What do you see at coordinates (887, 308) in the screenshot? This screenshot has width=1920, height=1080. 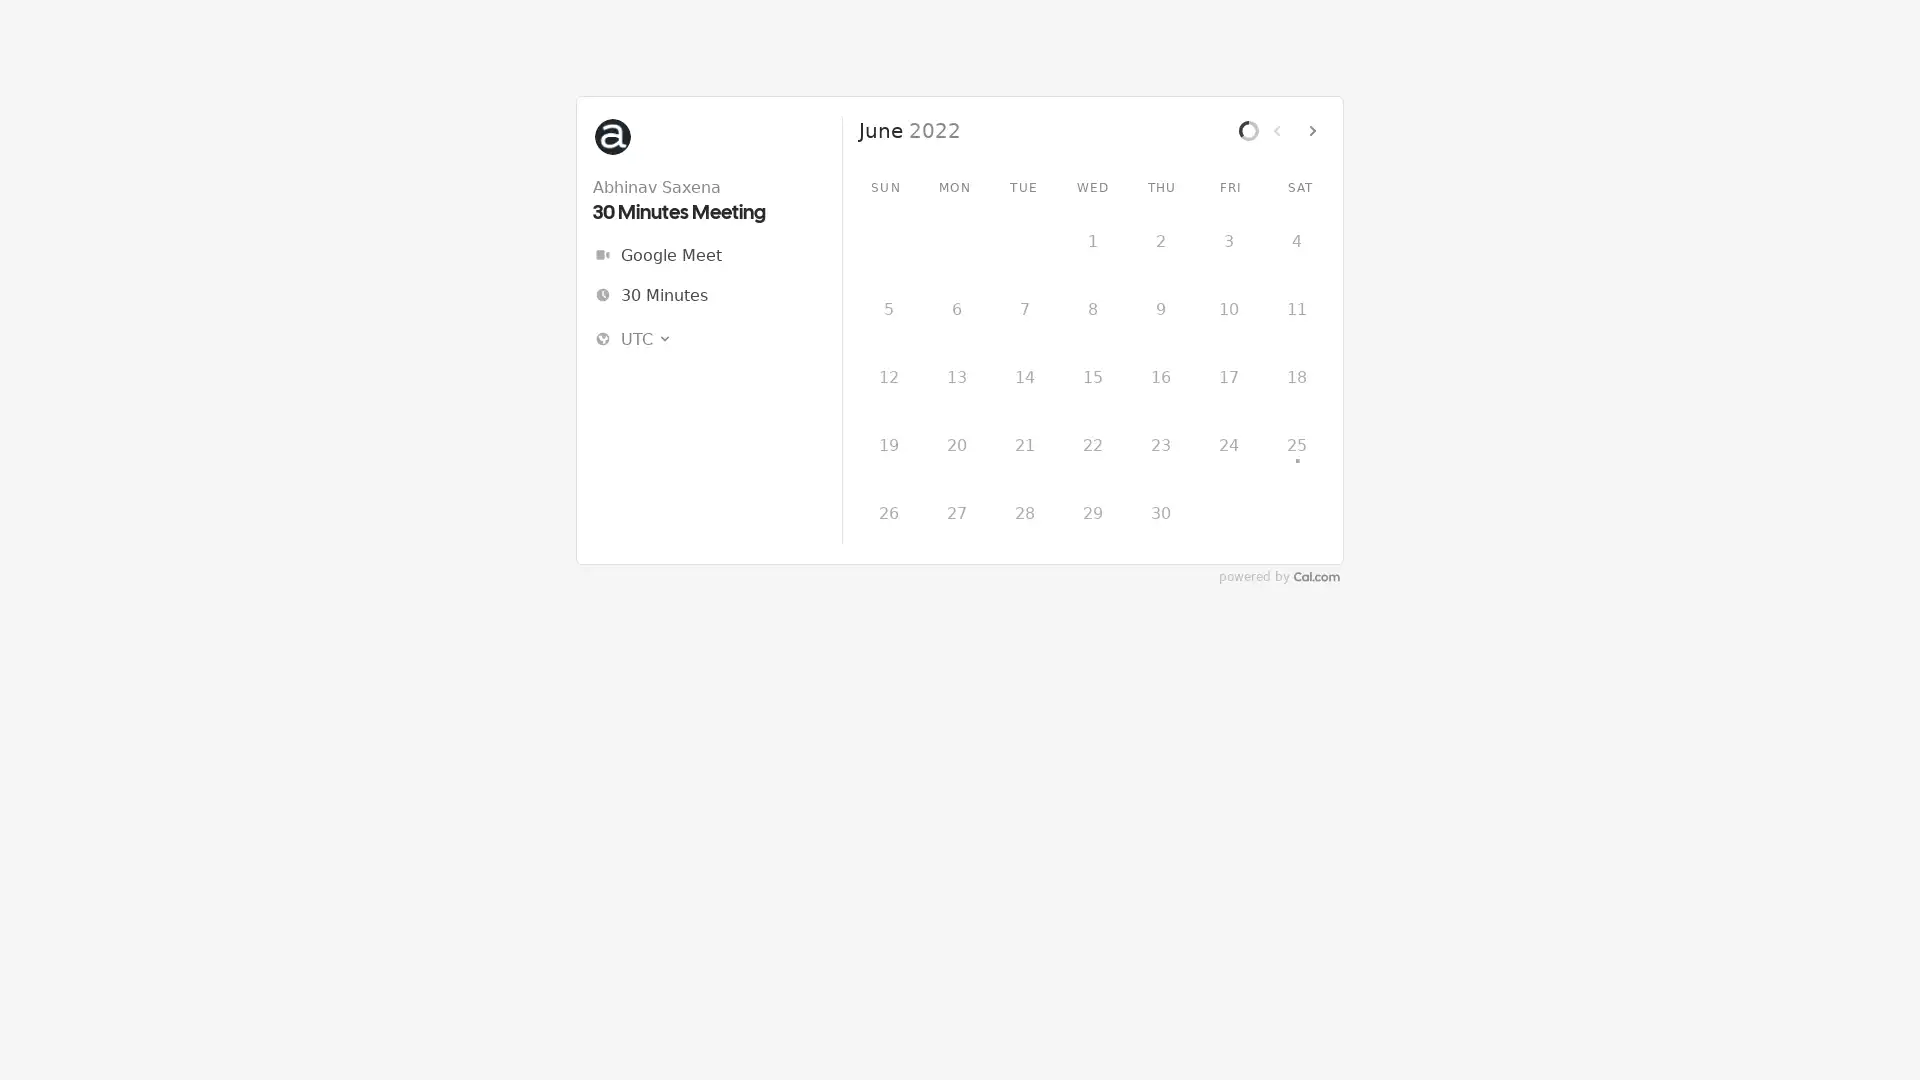 I see `5` at bounding box center [887, 308].